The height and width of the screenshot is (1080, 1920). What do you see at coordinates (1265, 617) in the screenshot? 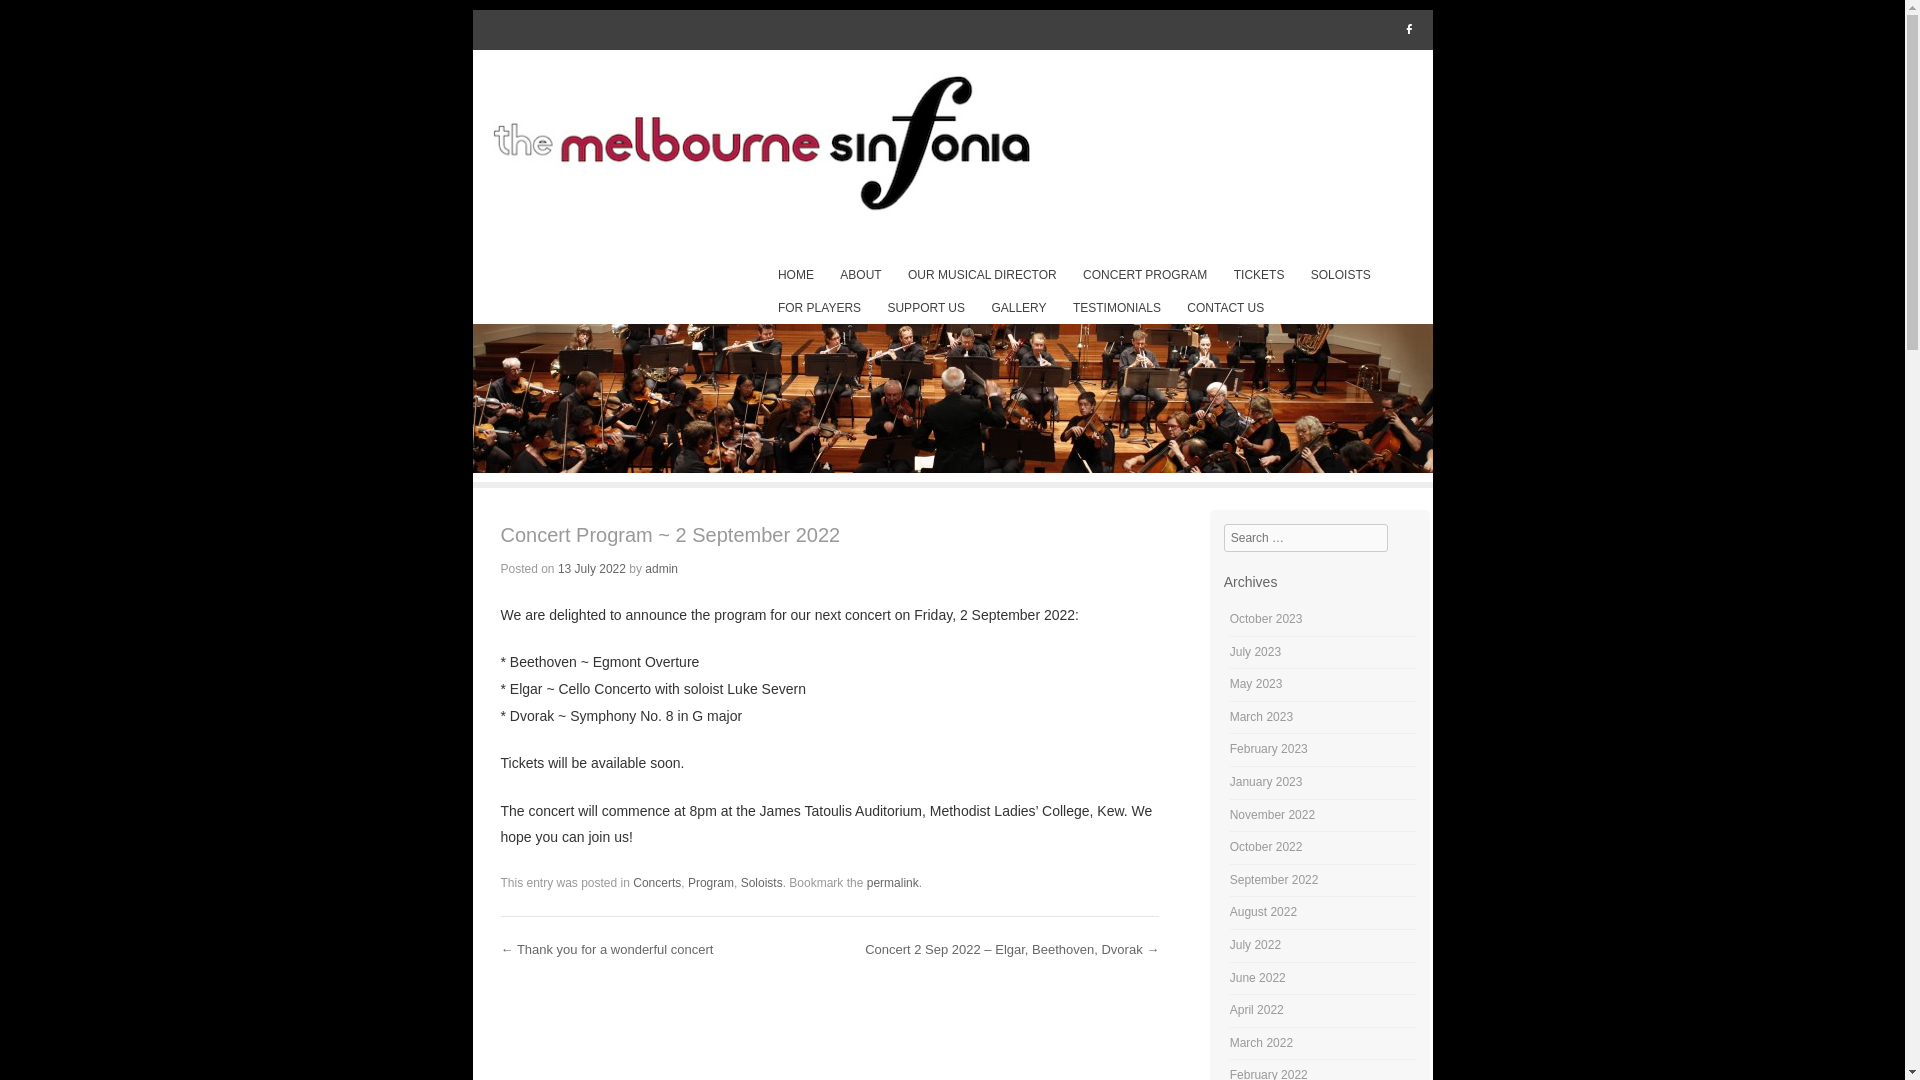
I see `'October 2023'` at bounding box center [1265, 617].